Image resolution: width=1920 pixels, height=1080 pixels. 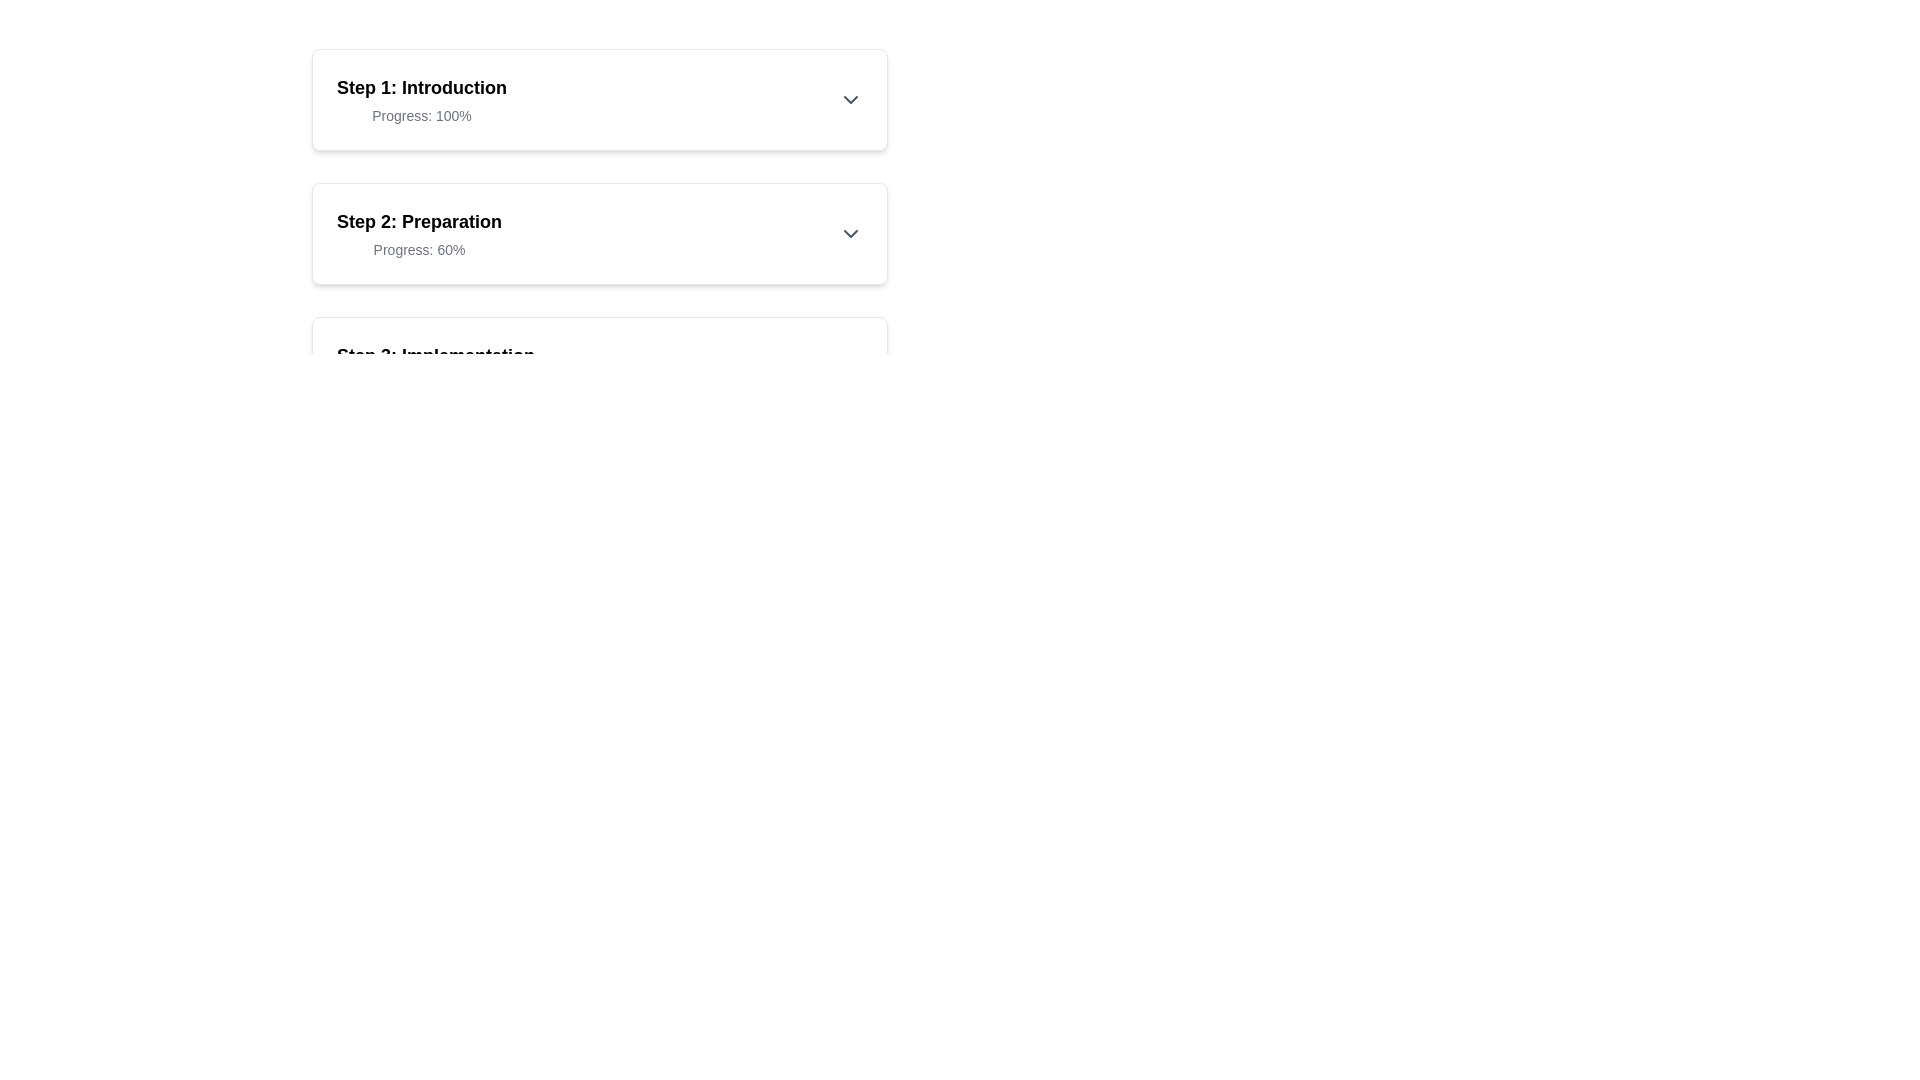 I want to click on the prominently styled text label displaying 'Step 1: Introduction', which is part of a step-wise progress indicator, so click(x=421, y=87).